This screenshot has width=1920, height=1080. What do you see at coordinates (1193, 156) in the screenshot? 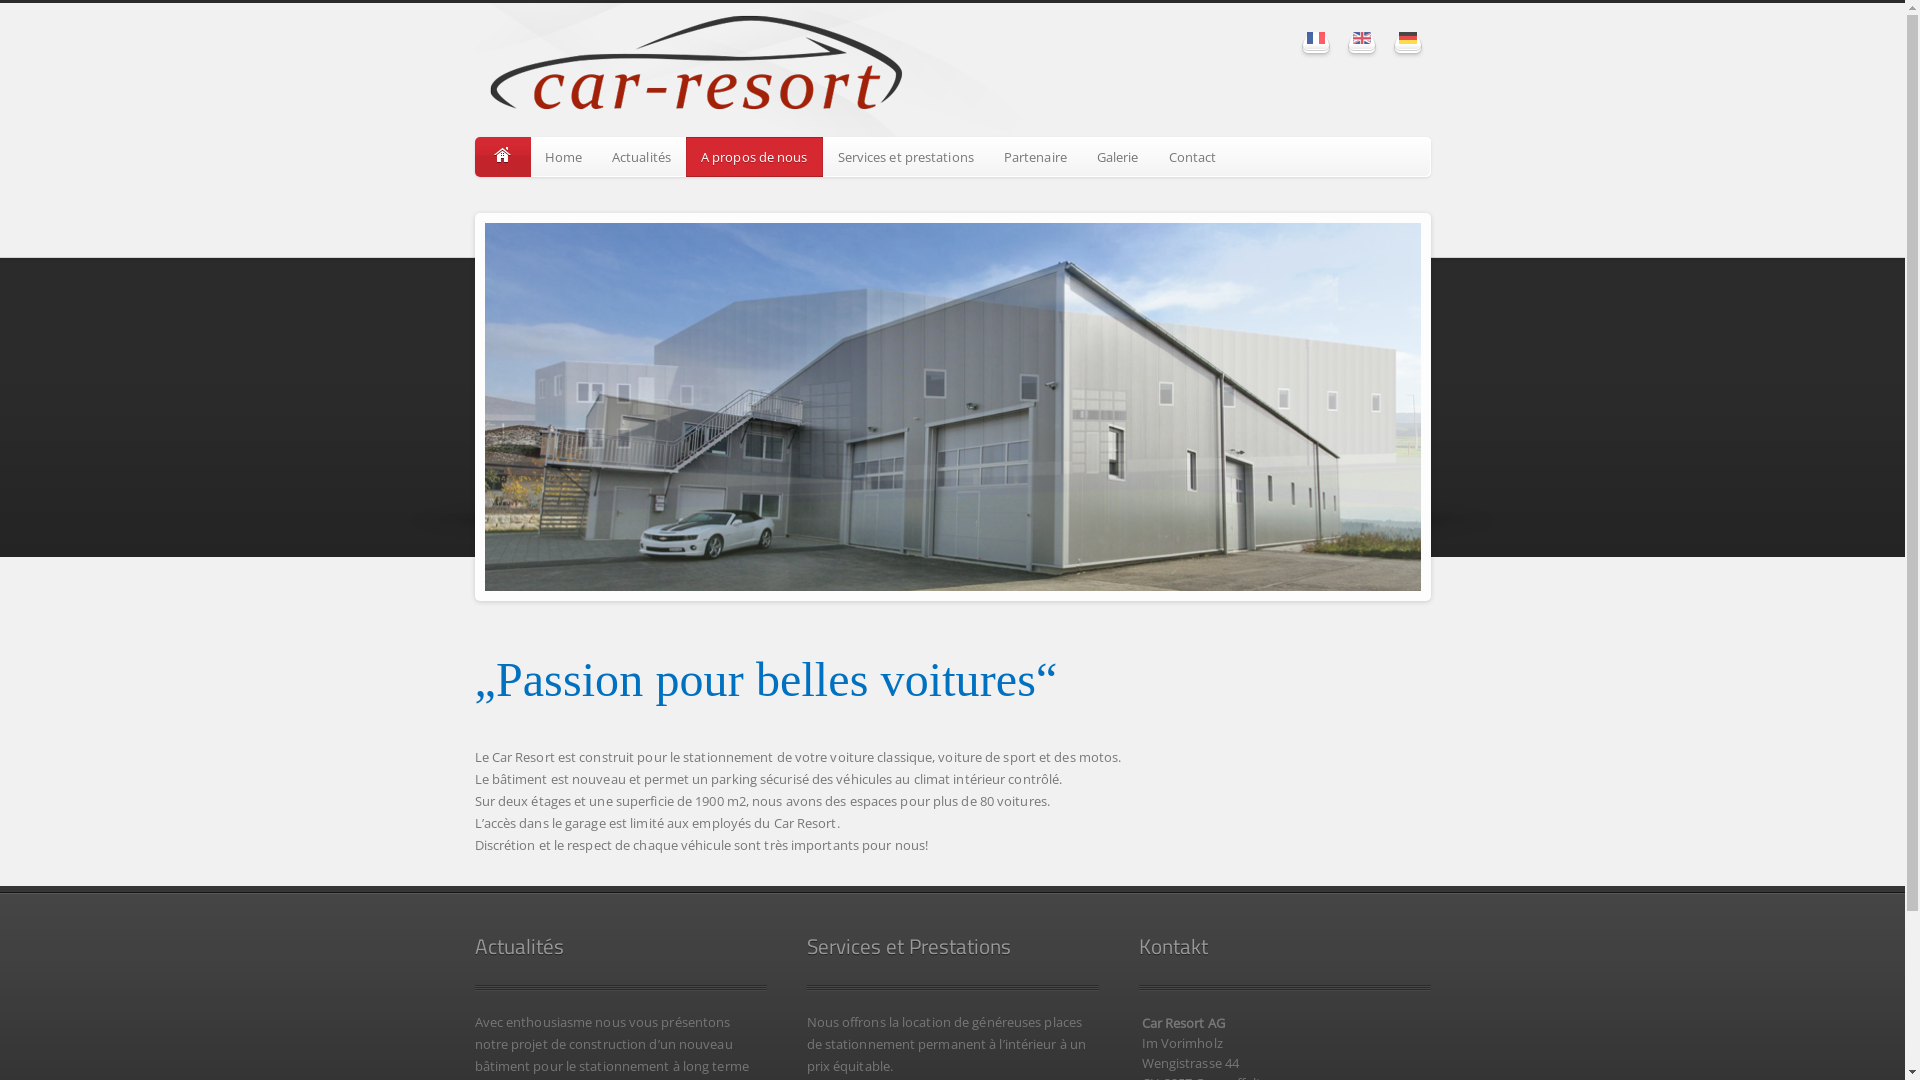
I see `'Contact'` at bounding box center [1193, 156].